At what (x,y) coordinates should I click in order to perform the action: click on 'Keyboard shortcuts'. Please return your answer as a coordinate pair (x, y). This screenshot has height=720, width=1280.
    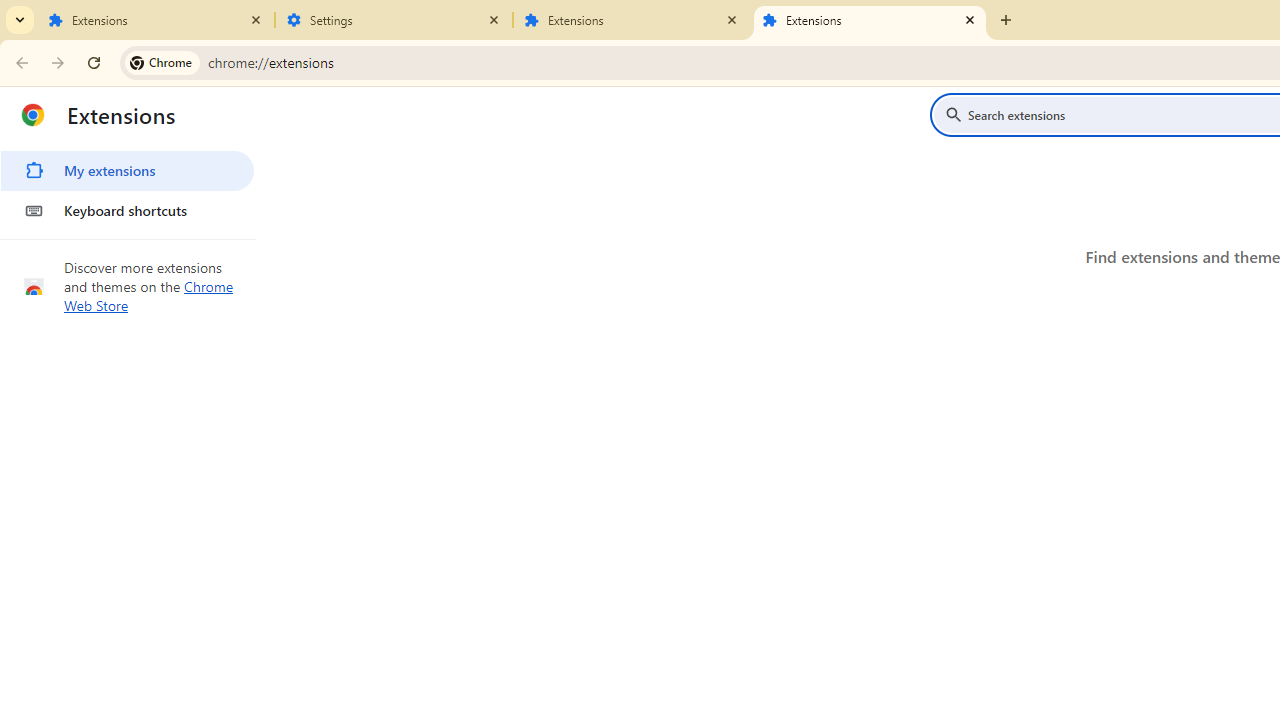
    Looking at the image, I should click on (126, 210).